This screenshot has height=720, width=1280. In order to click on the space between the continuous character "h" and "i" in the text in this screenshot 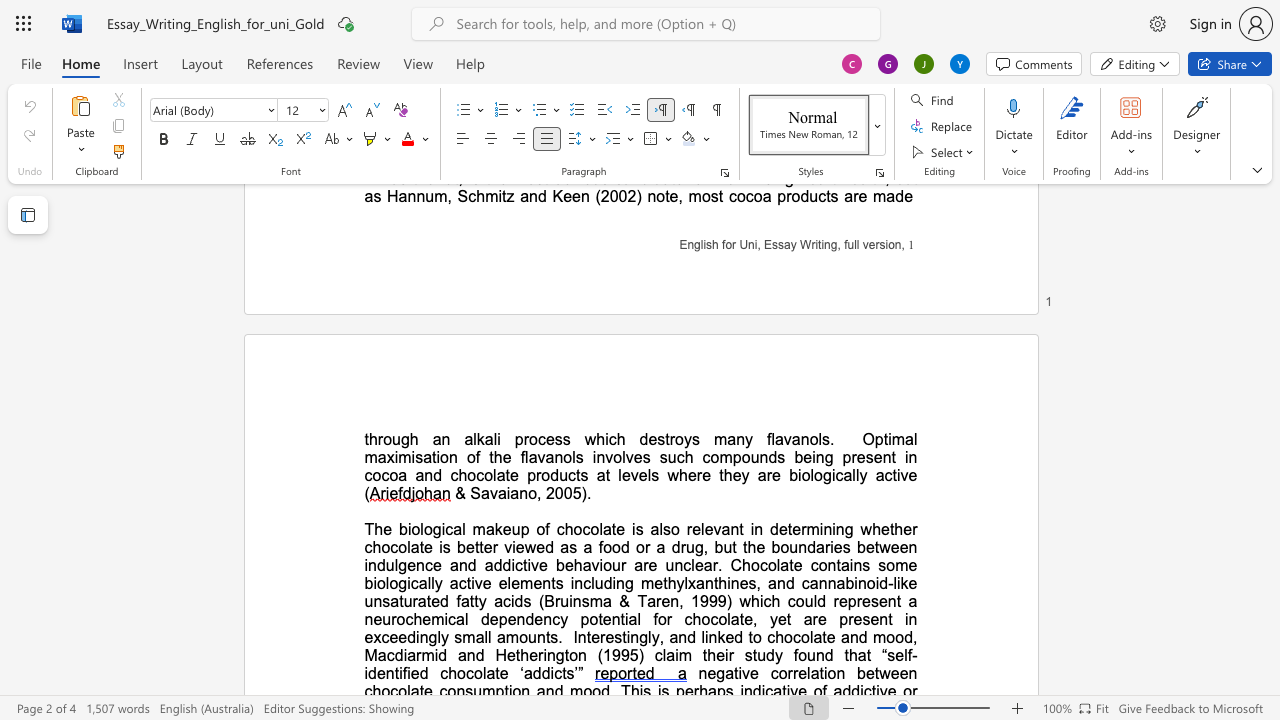, I will do `click(602, 438)`.